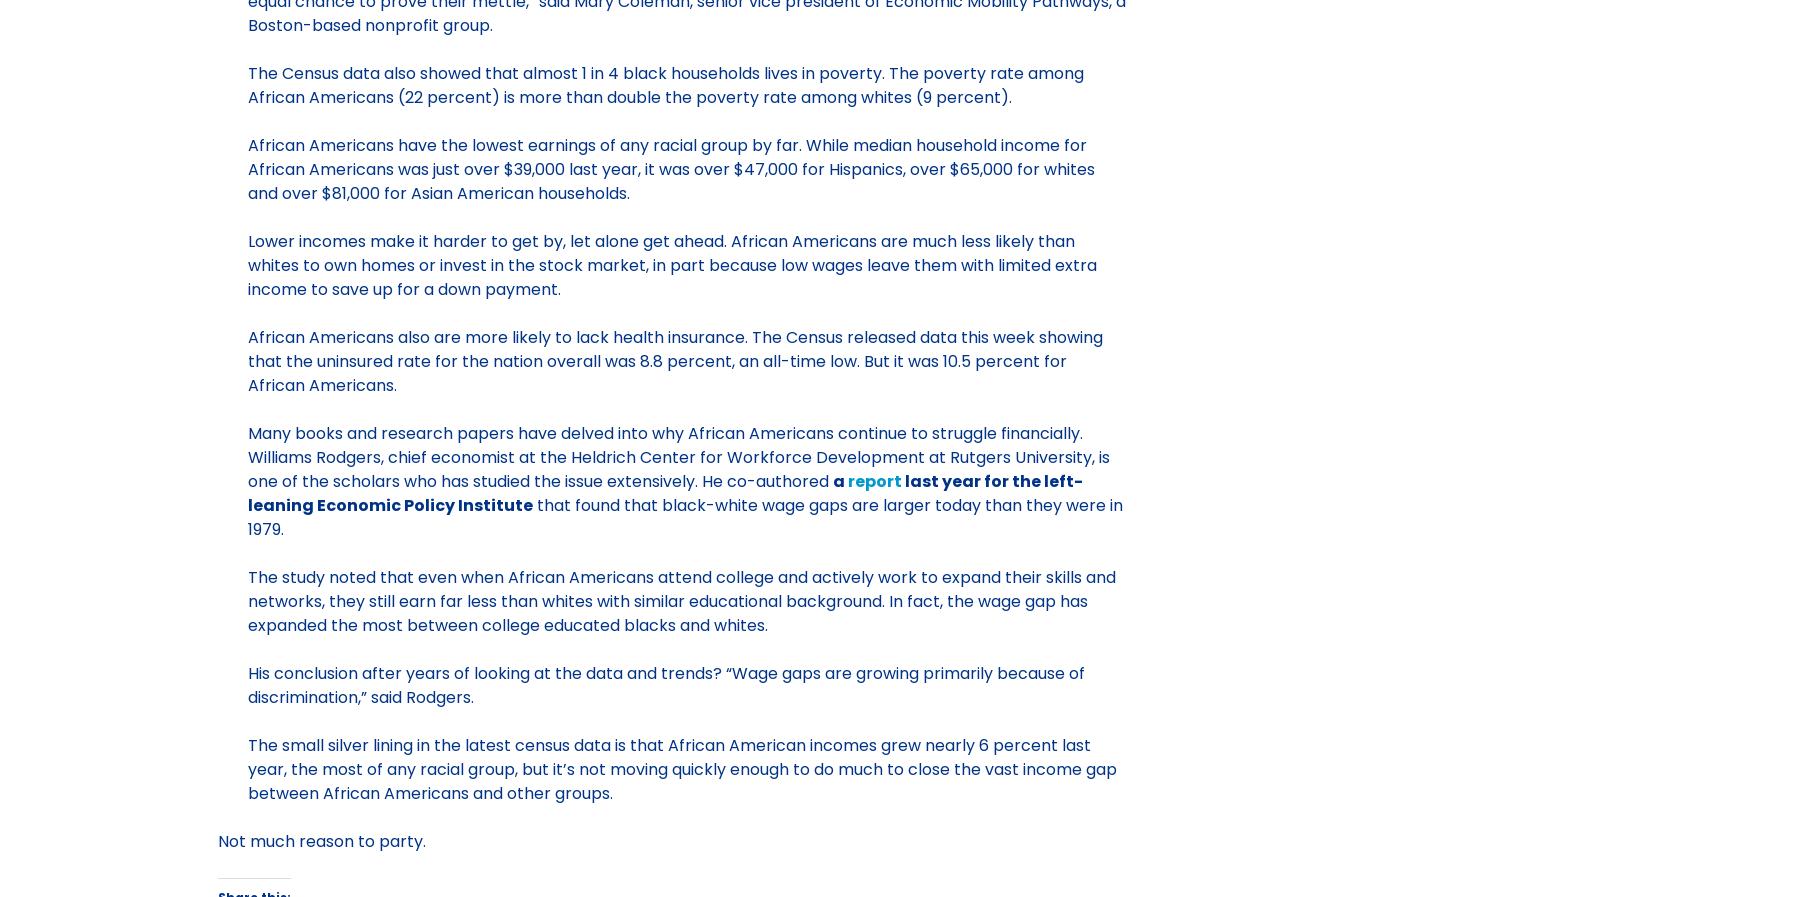 The height and width of the screenshot is (897, 1795). I want to click on 'African Americans also are more likely to lack health insurance. The Census released data this week showing that the uninsured rate for the nation overall was 8.8 percent, an all-time low. But it was 10.5 percent for African Americans.', so click(673, 359).